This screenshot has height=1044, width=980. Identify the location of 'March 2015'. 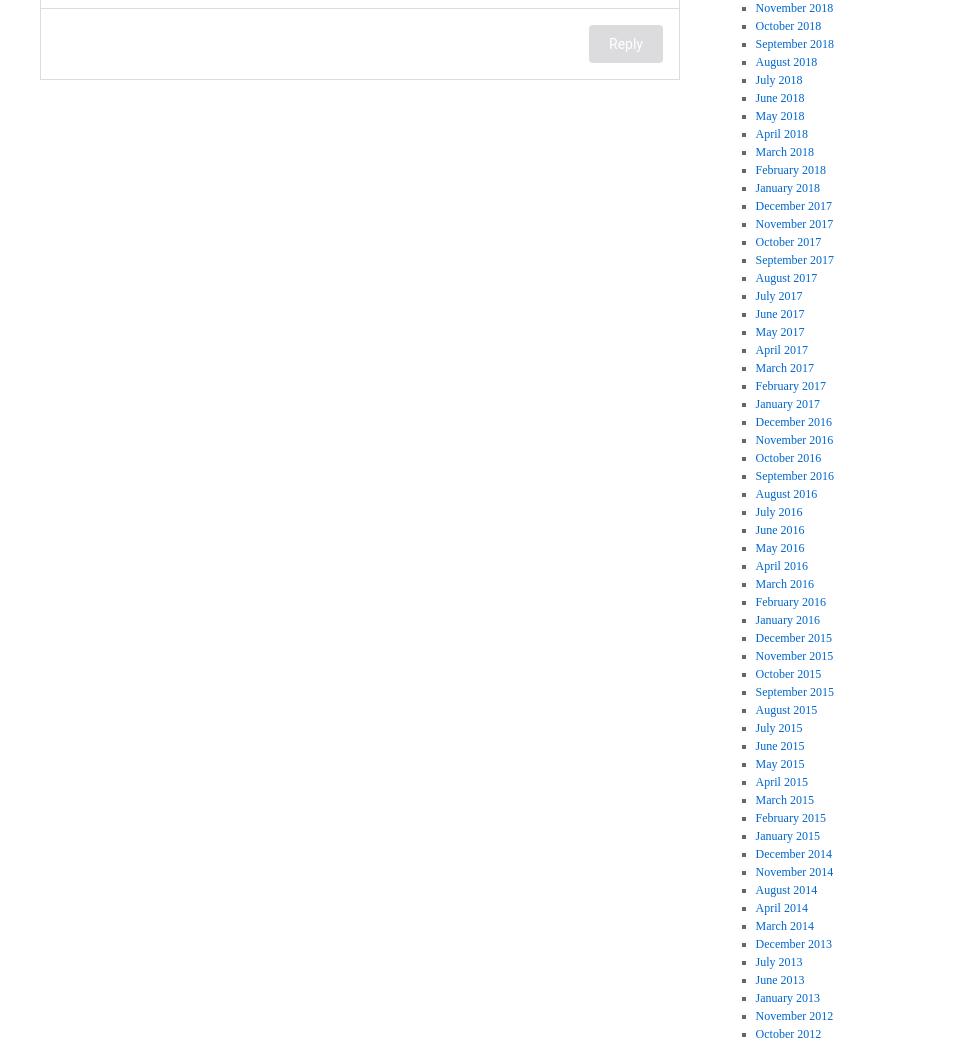
(784, 799).